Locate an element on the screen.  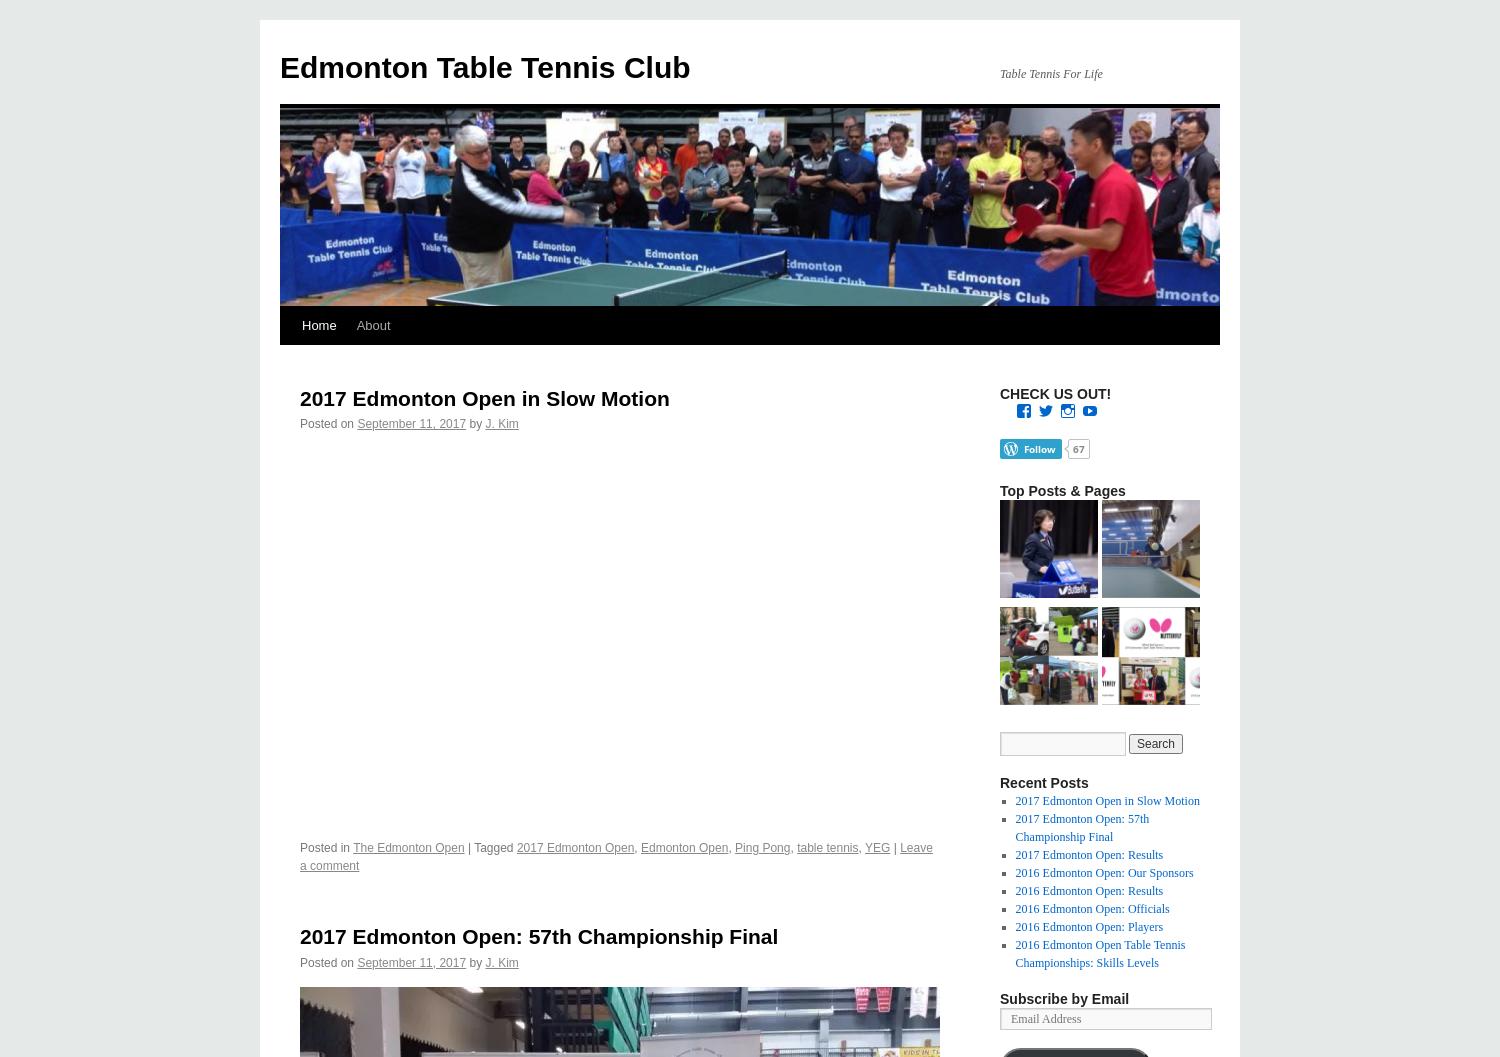
'2016 Edmonton Open: Officials' is located at coordinates (1091, 909).